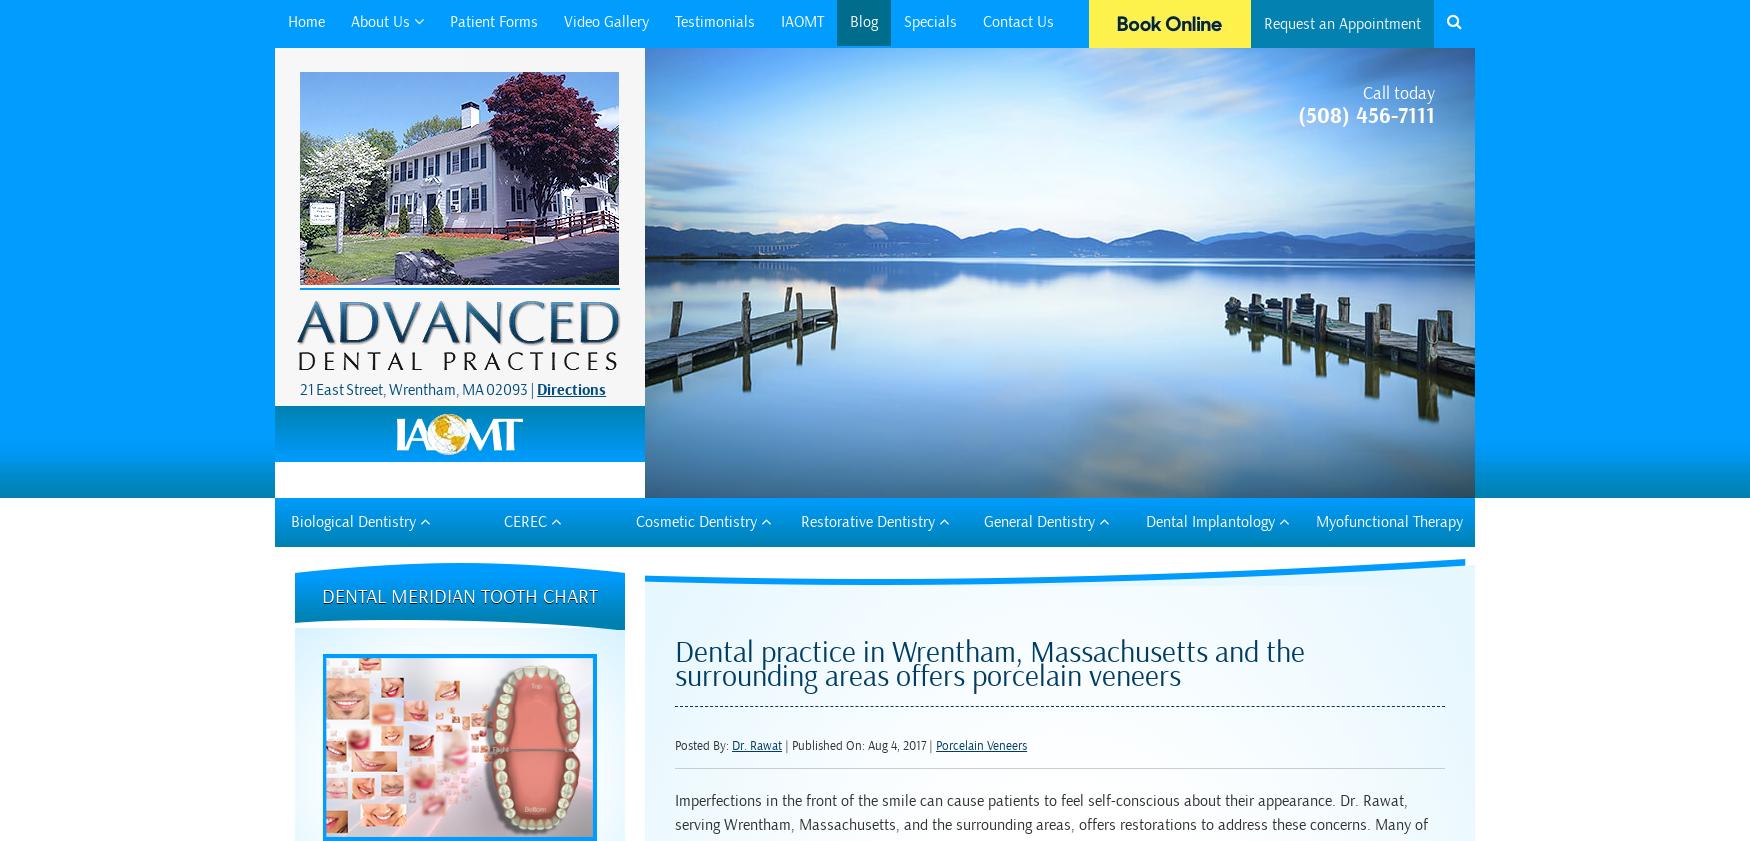 This screenshot has height=841, width=1750. What do you see at coordinates (381, 21) in the screenshot?
I see `'About Us'` at bounding box center [381, 21].